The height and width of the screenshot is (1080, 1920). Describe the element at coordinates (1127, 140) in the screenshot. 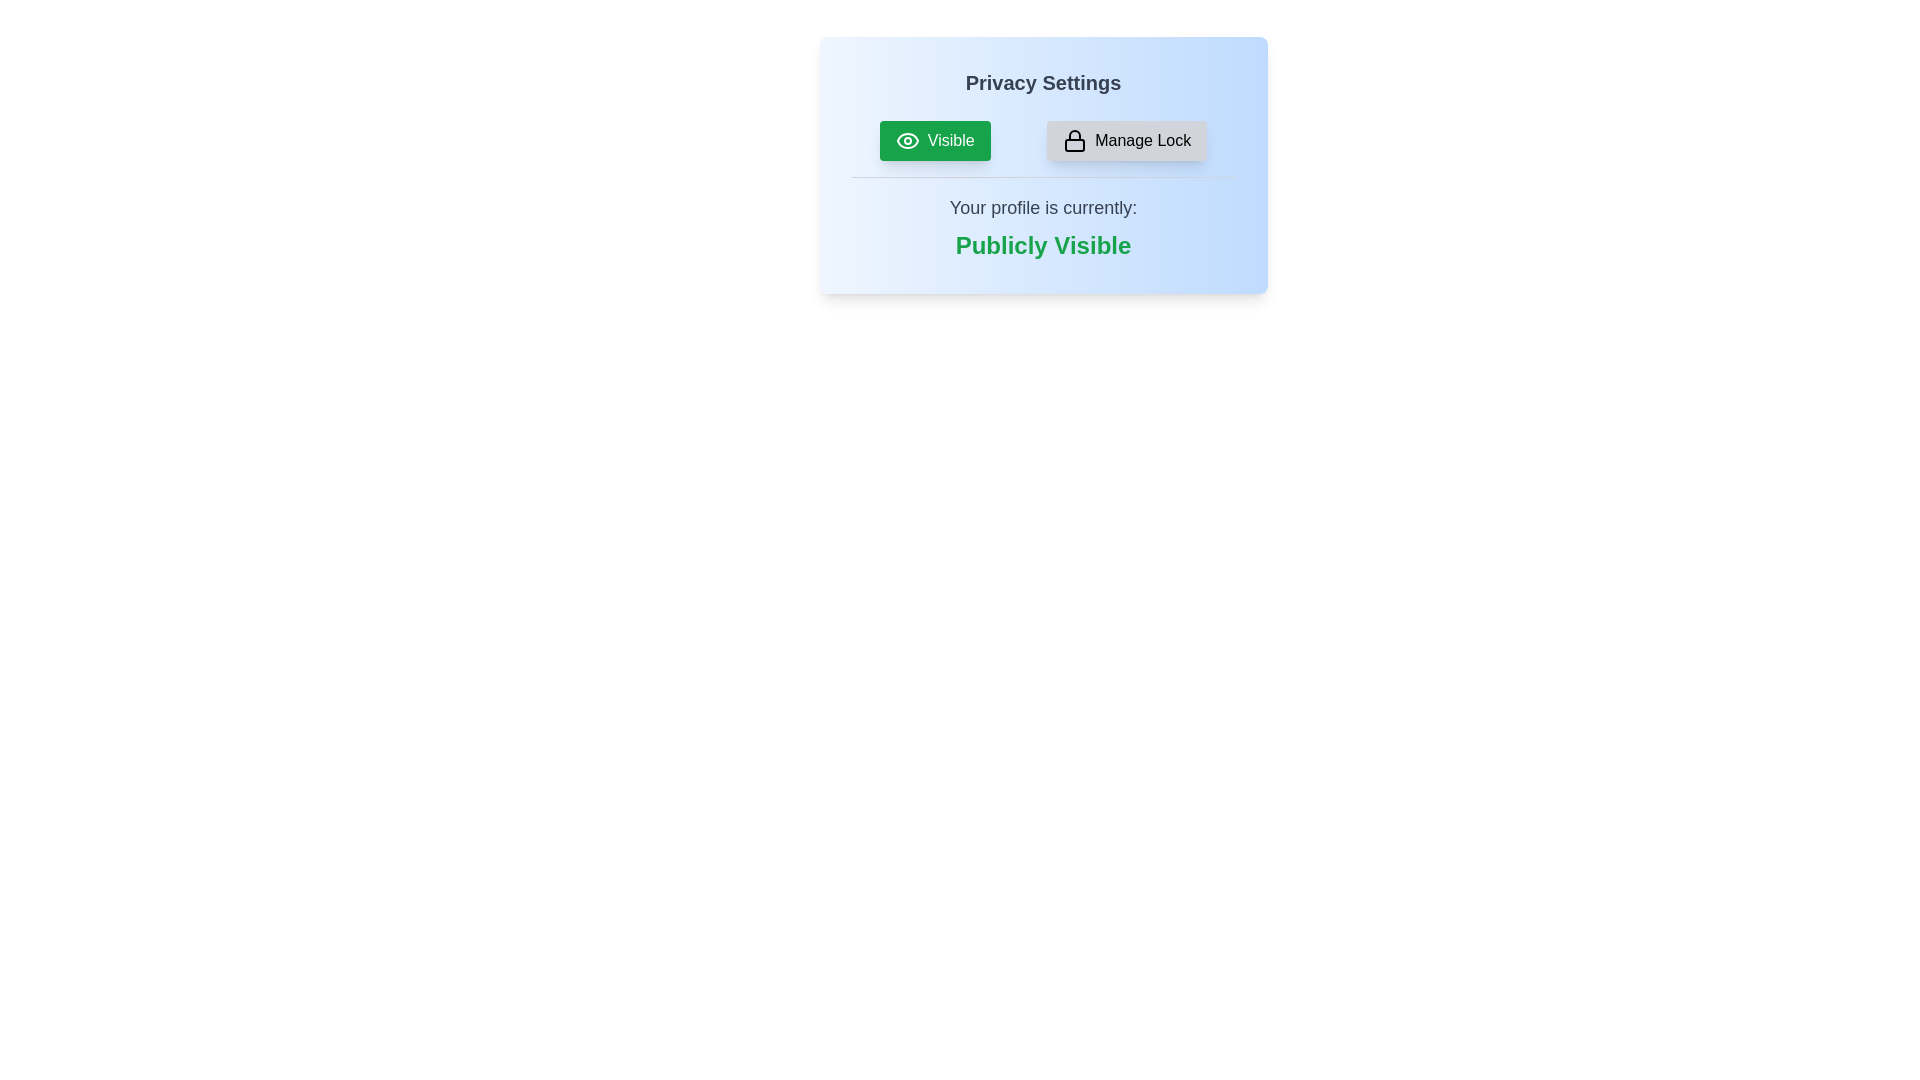

I see `the 'Manage Lock' button to access lock management` at that location.